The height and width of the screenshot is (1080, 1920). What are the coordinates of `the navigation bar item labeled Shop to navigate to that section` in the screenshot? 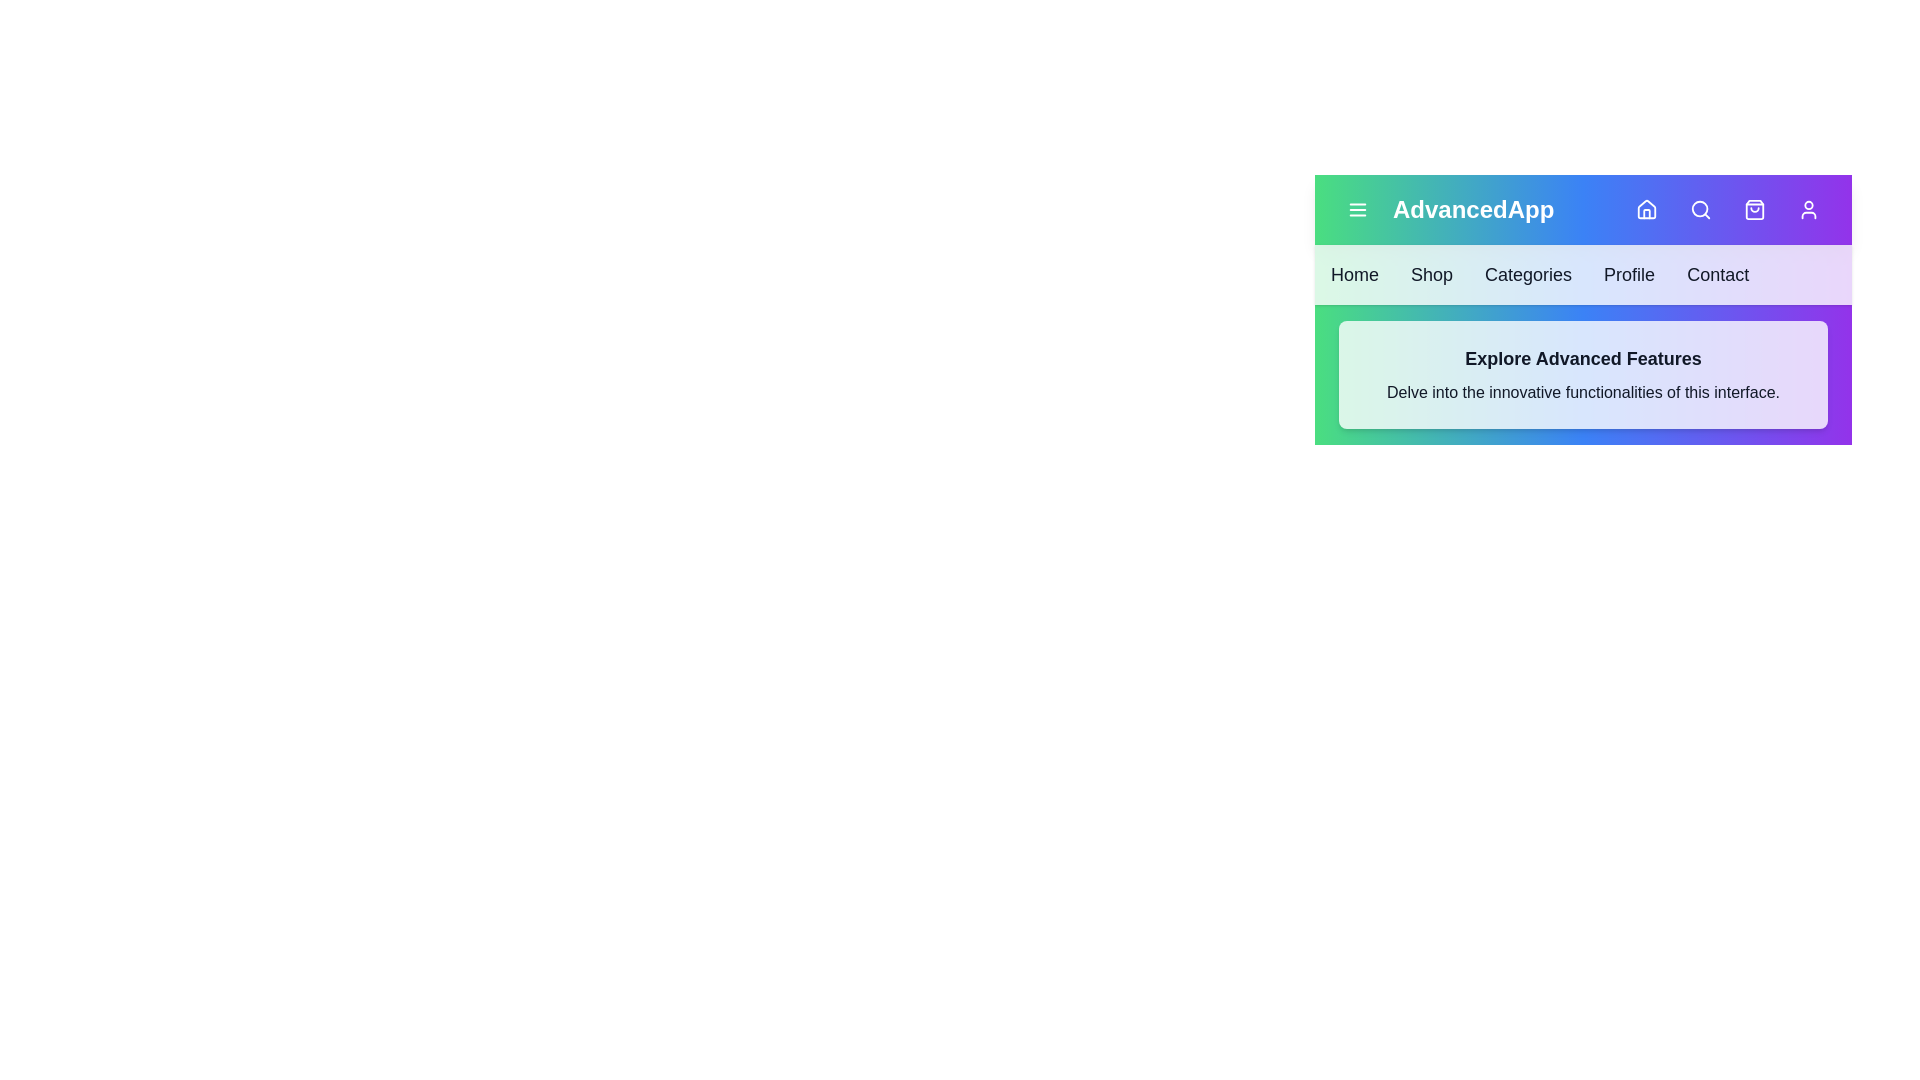 It's located at (1430, 274).